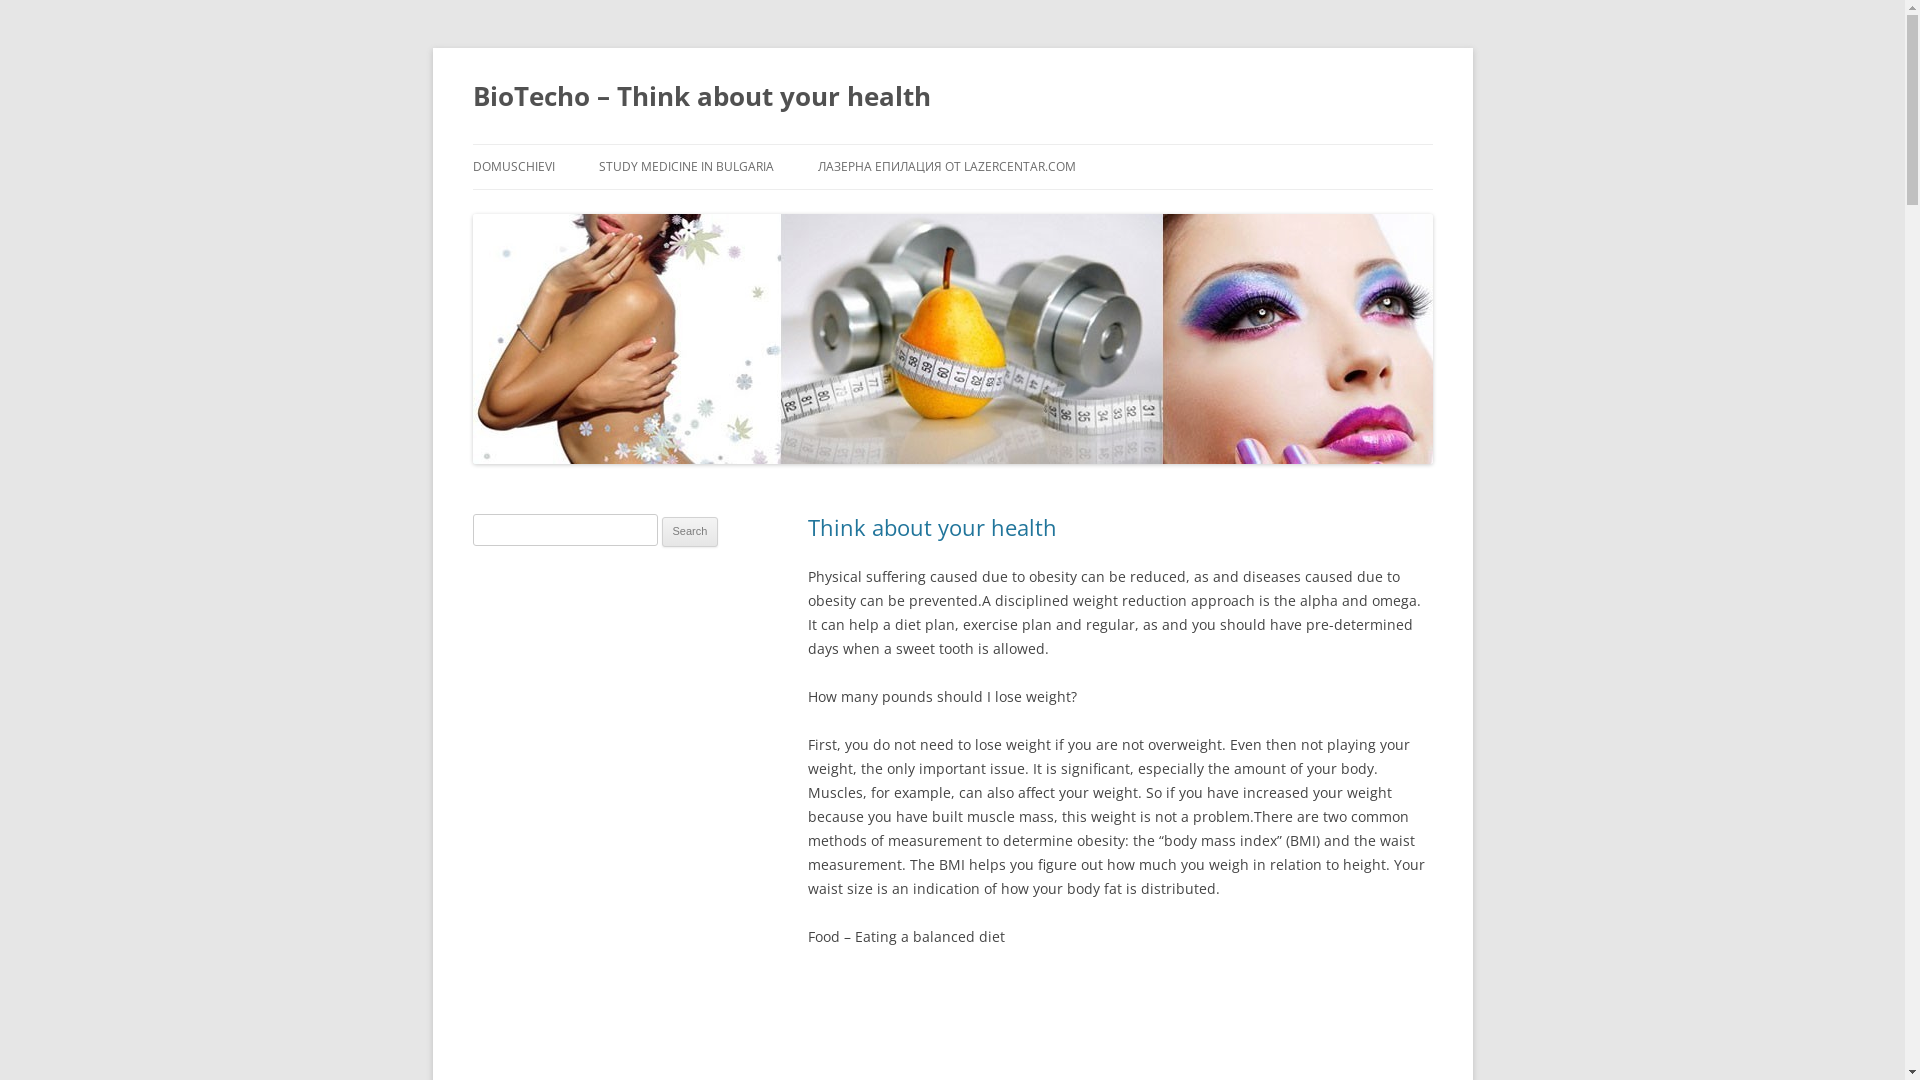 Image resolution: width=1920 pixels, height=1080 pixels. What do you see at coordinates (513, 165) in the screenshot?
I see `'DOMUSCHIEVI'` at bounding box center [513, 165].